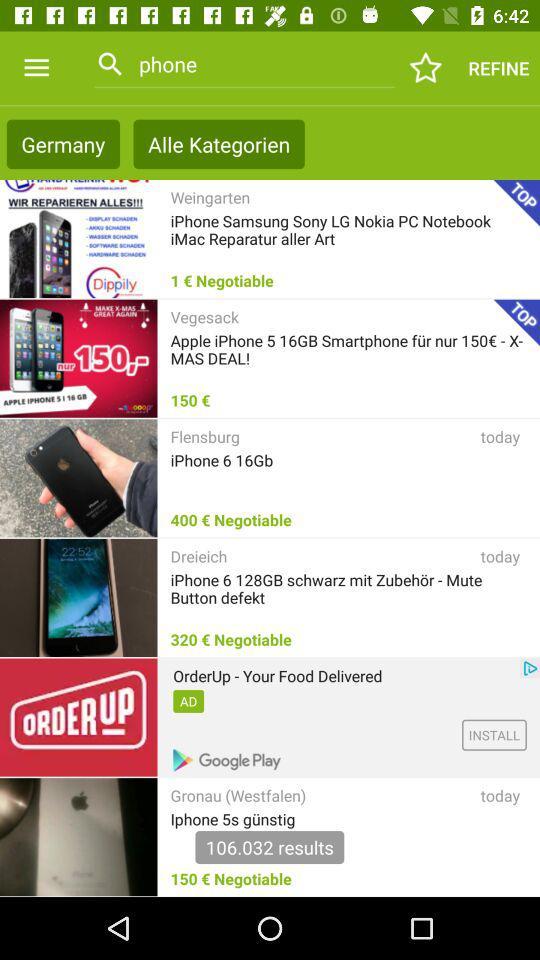  What do you see at coordinates (36, 68) in the screenshot?
I see `icon to the left of phone icon` at bounding box center [36, 68].